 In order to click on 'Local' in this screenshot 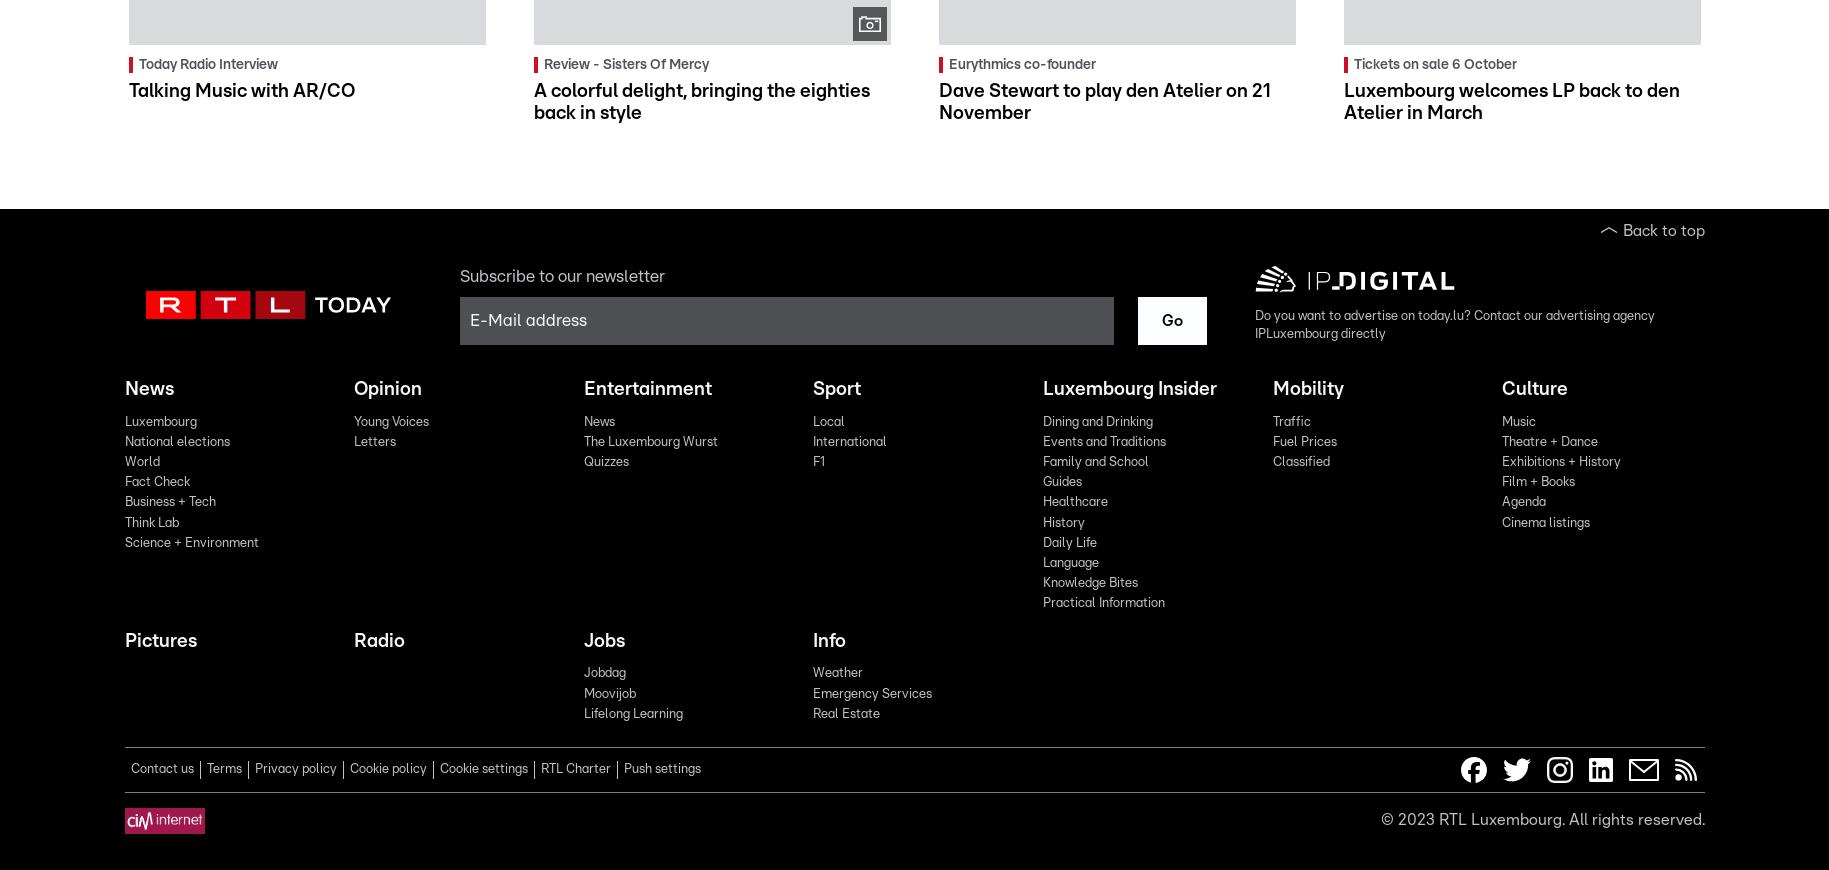, I will do `click(828, 421)`.